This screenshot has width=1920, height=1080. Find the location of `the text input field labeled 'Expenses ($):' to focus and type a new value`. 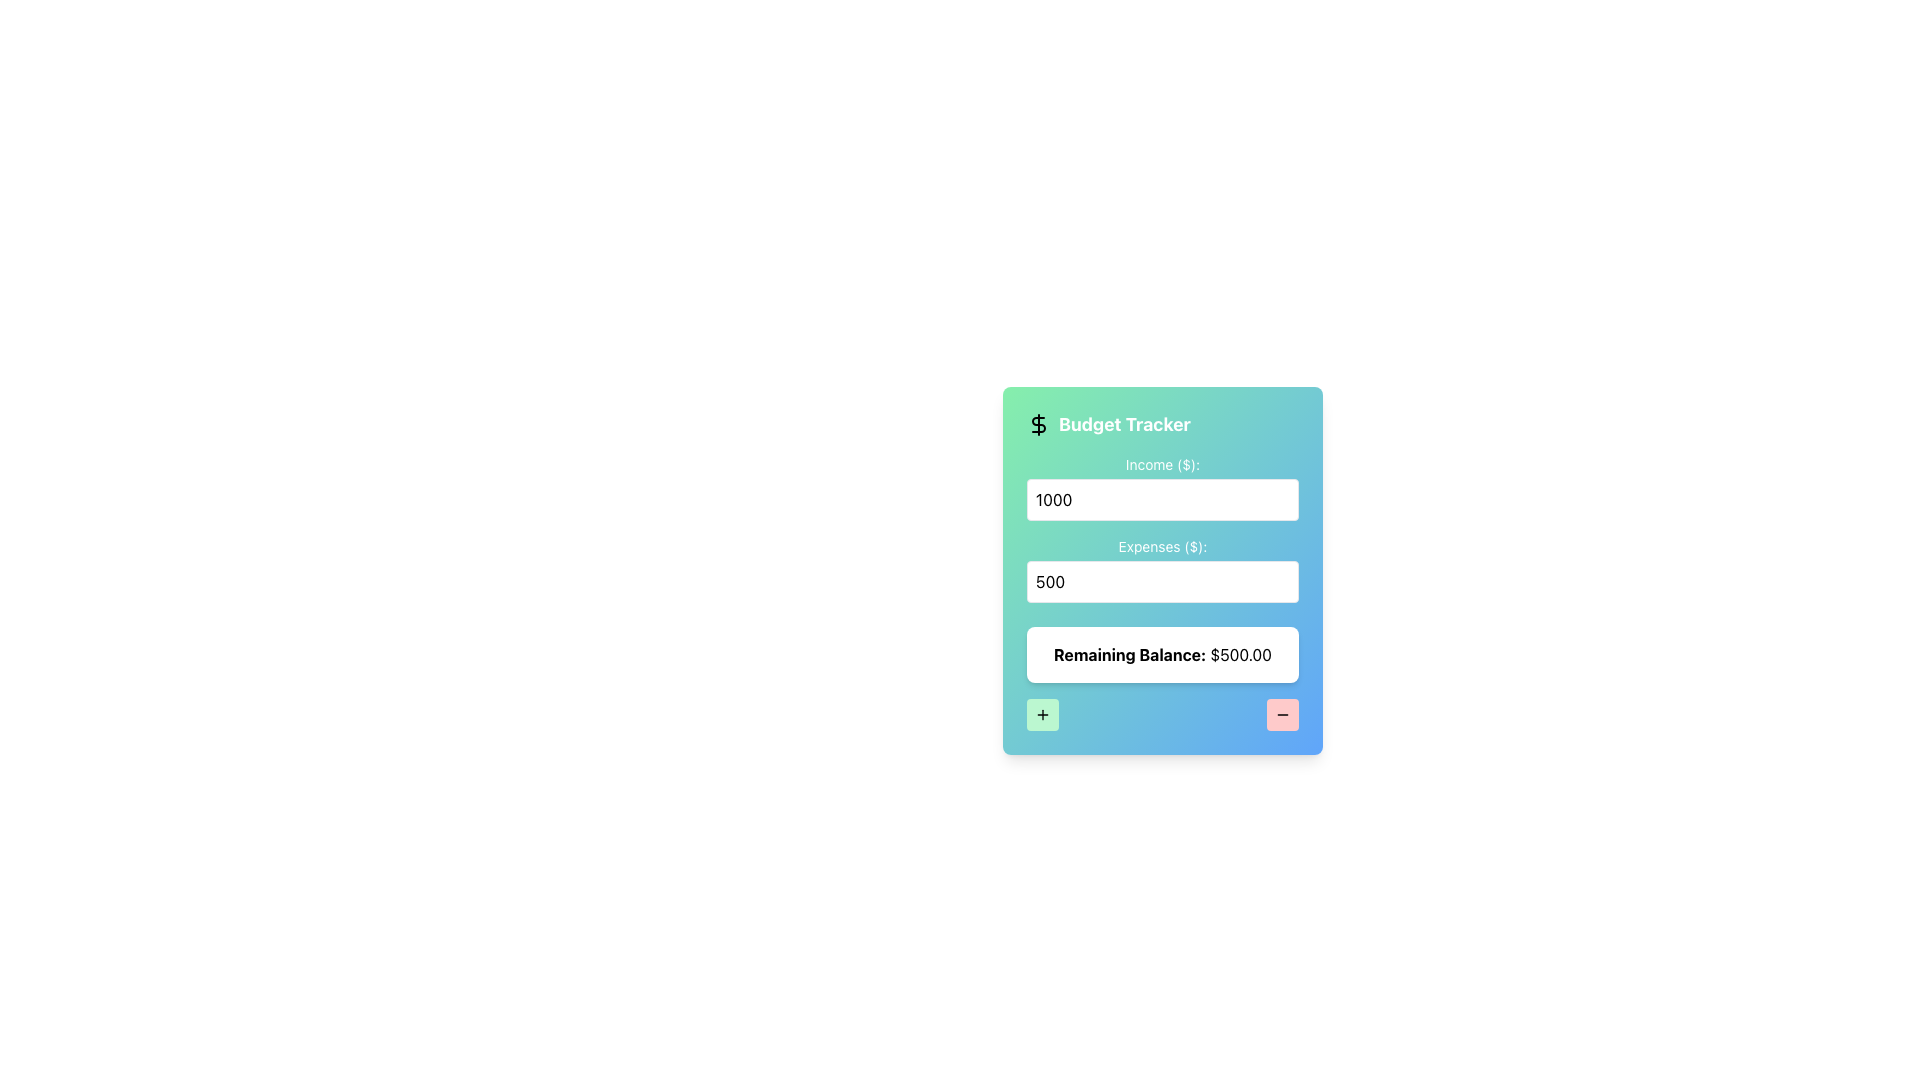

the text input field labeled 'Expenses ($):' to focus and type a new value is located at coordinates (1162, 570).